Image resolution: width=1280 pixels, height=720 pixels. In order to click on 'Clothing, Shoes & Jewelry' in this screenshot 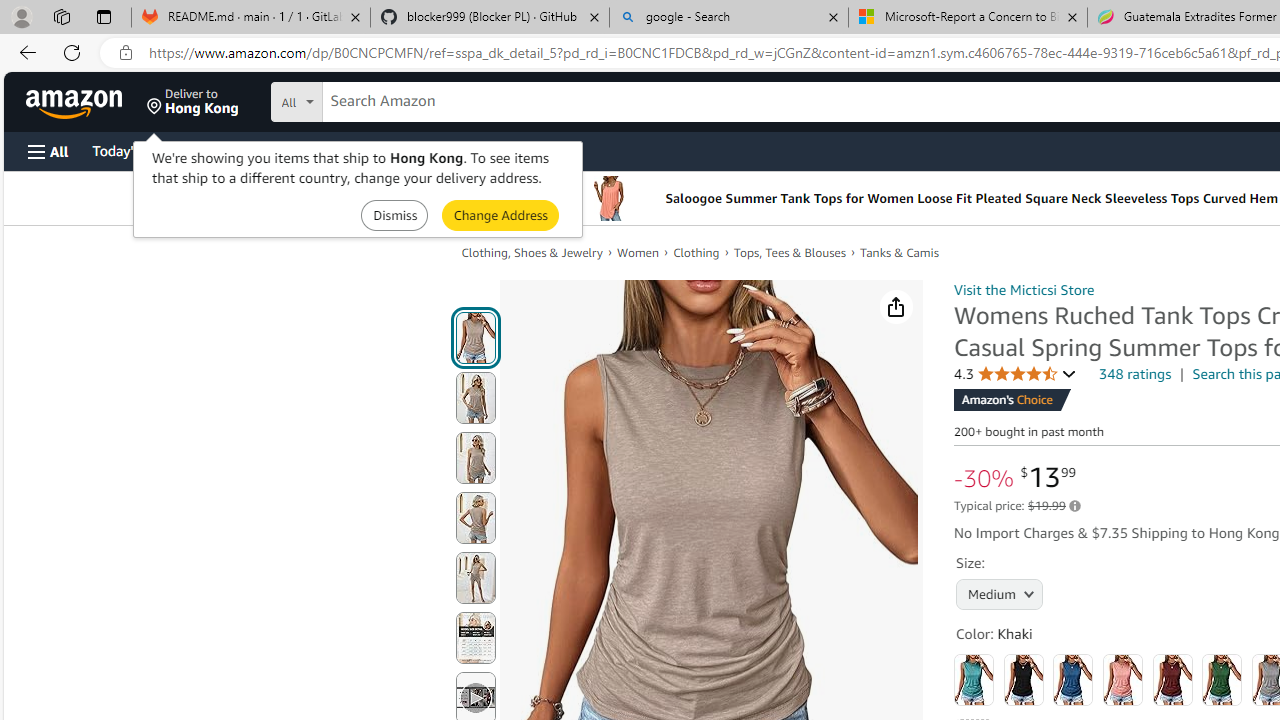, I will do `click(531, 252)`.